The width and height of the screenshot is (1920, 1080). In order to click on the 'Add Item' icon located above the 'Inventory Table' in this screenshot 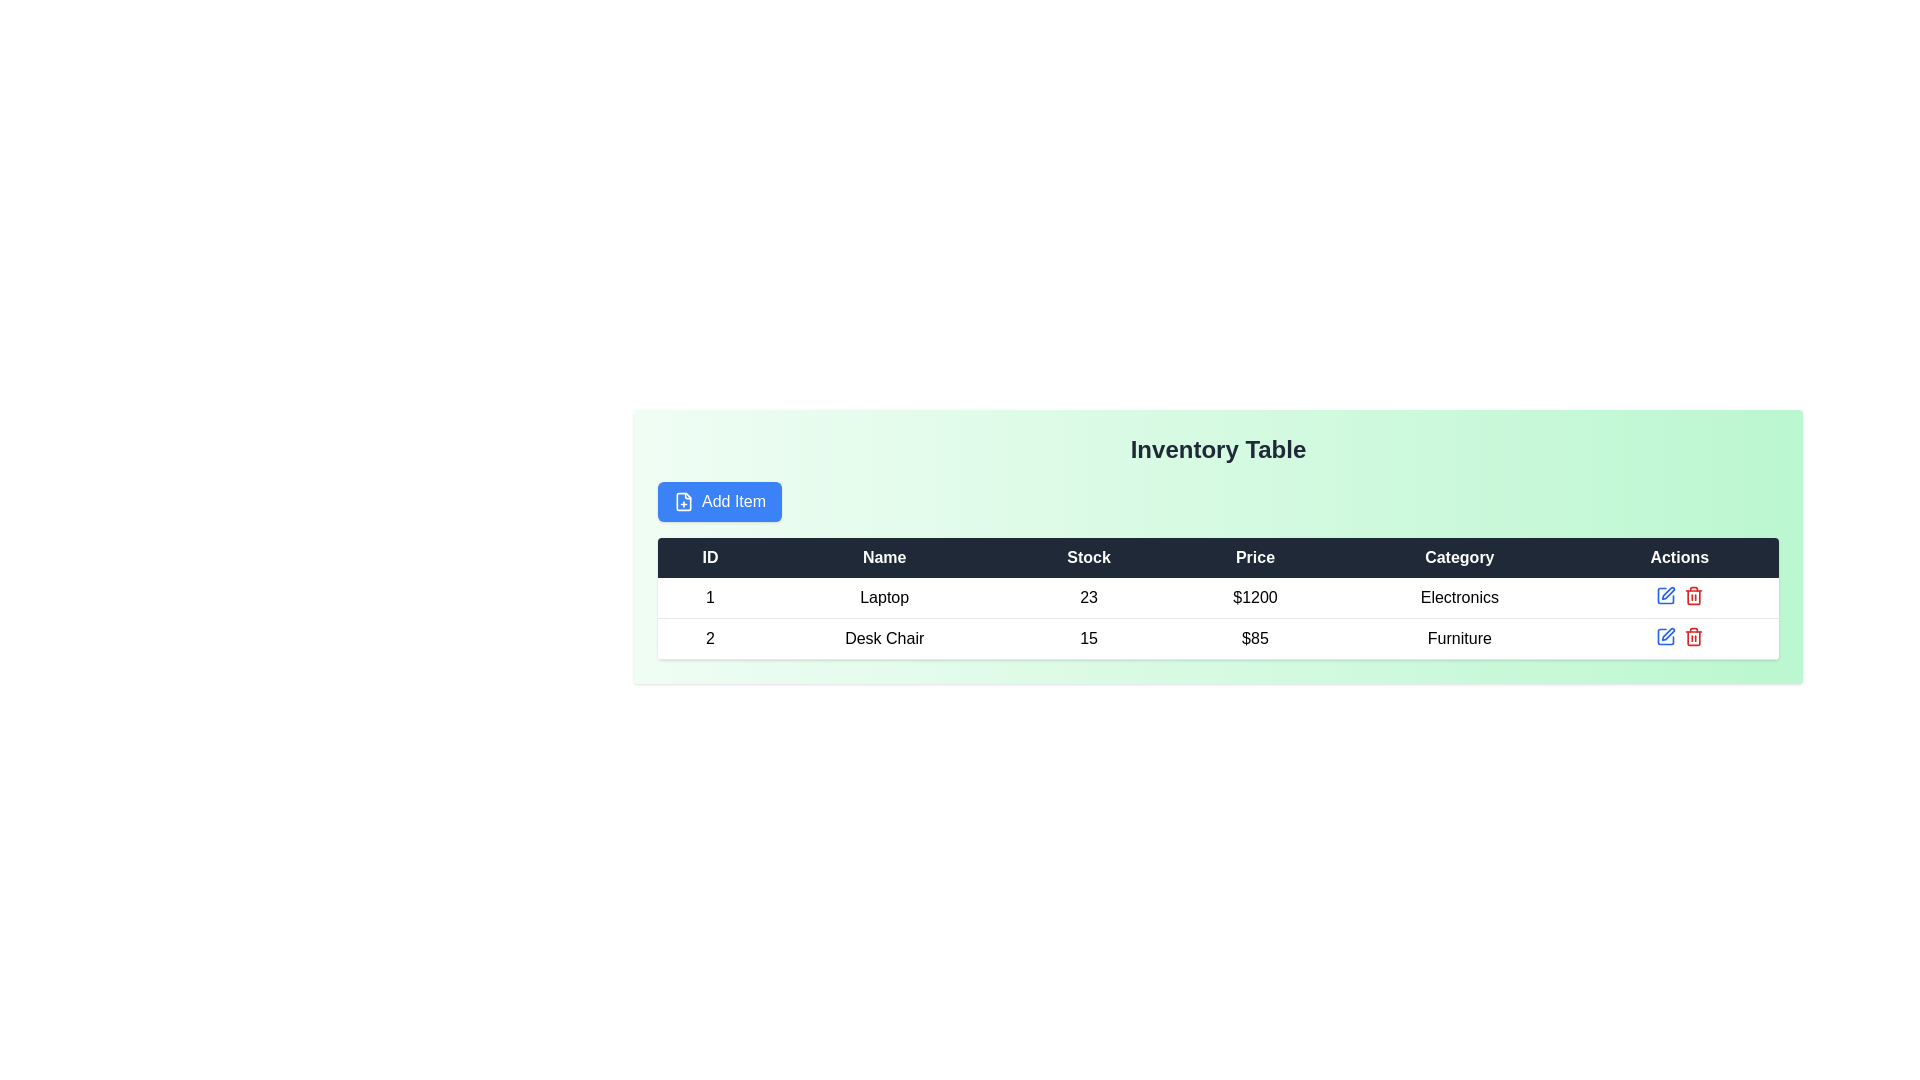, I will do `click(684, 500)`.